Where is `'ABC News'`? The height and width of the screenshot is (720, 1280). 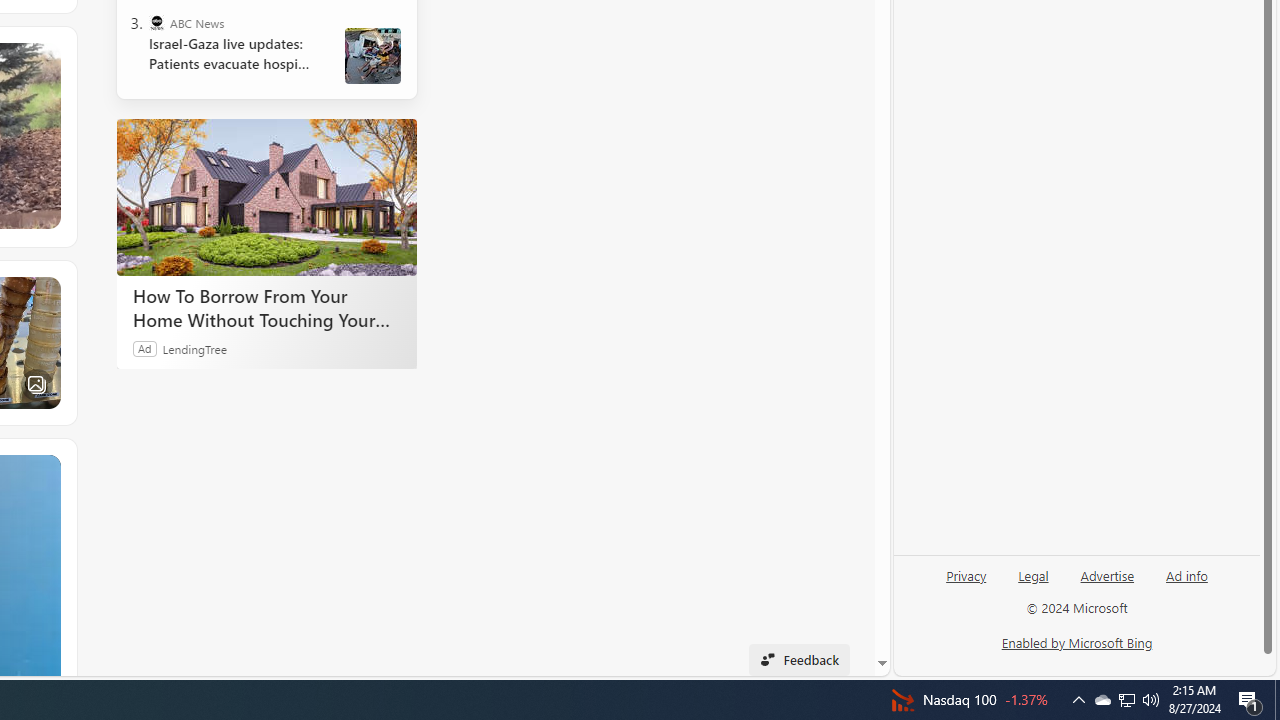
'ABC News' is located at coordinates (155, 23).